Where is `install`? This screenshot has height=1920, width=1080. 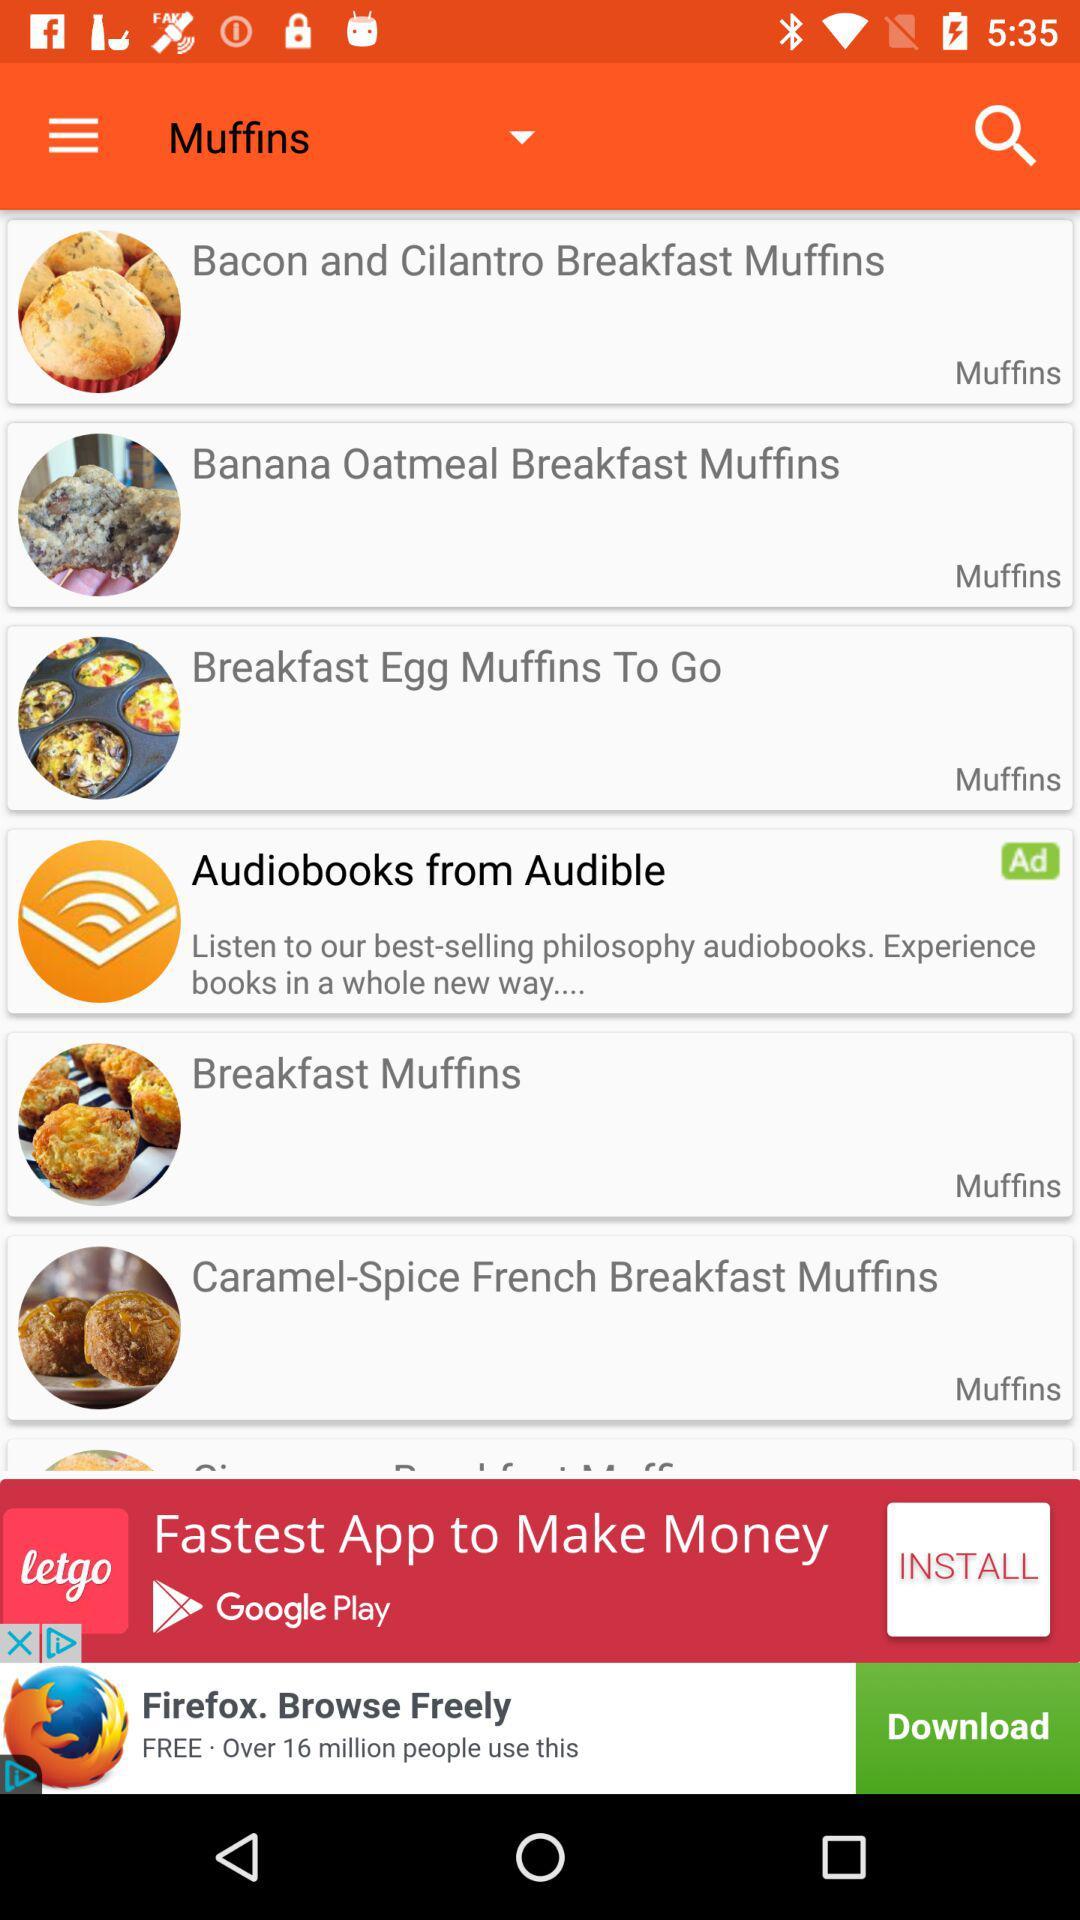 install is located at coordinates (540, 1569).